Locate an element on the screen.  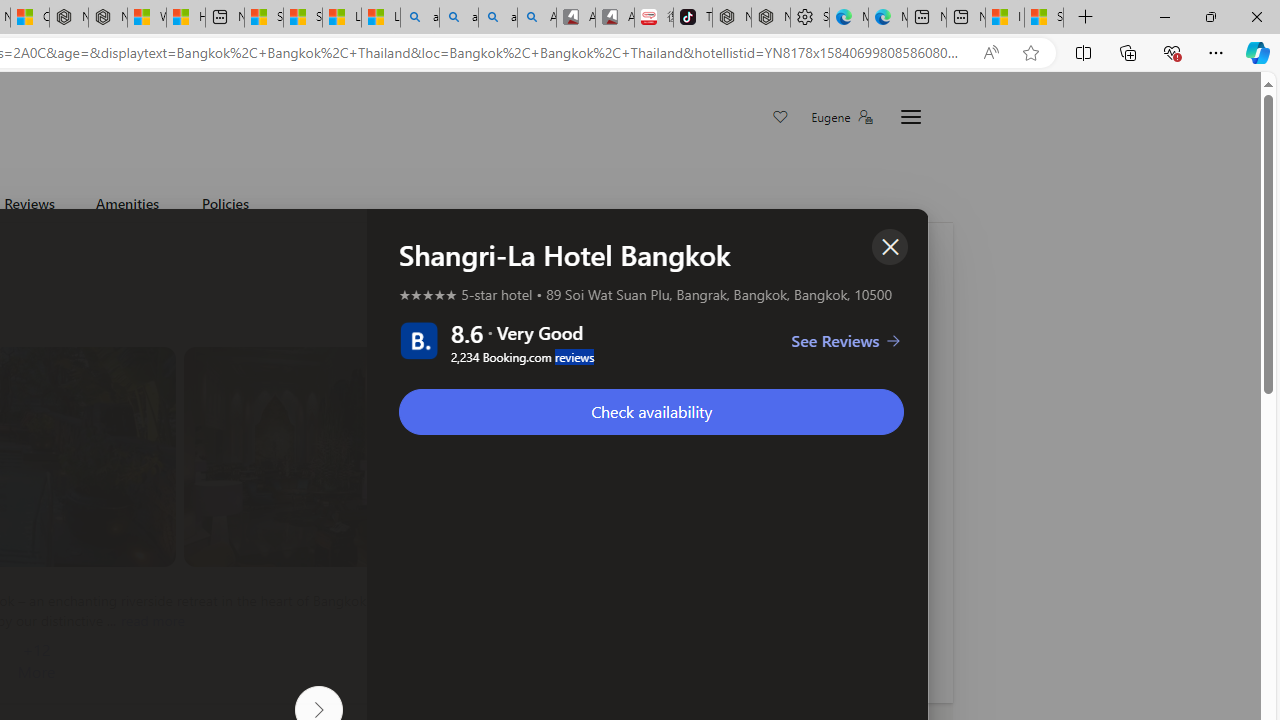
'Nordace - Best Sellers' is located at coordinates (731, 17).